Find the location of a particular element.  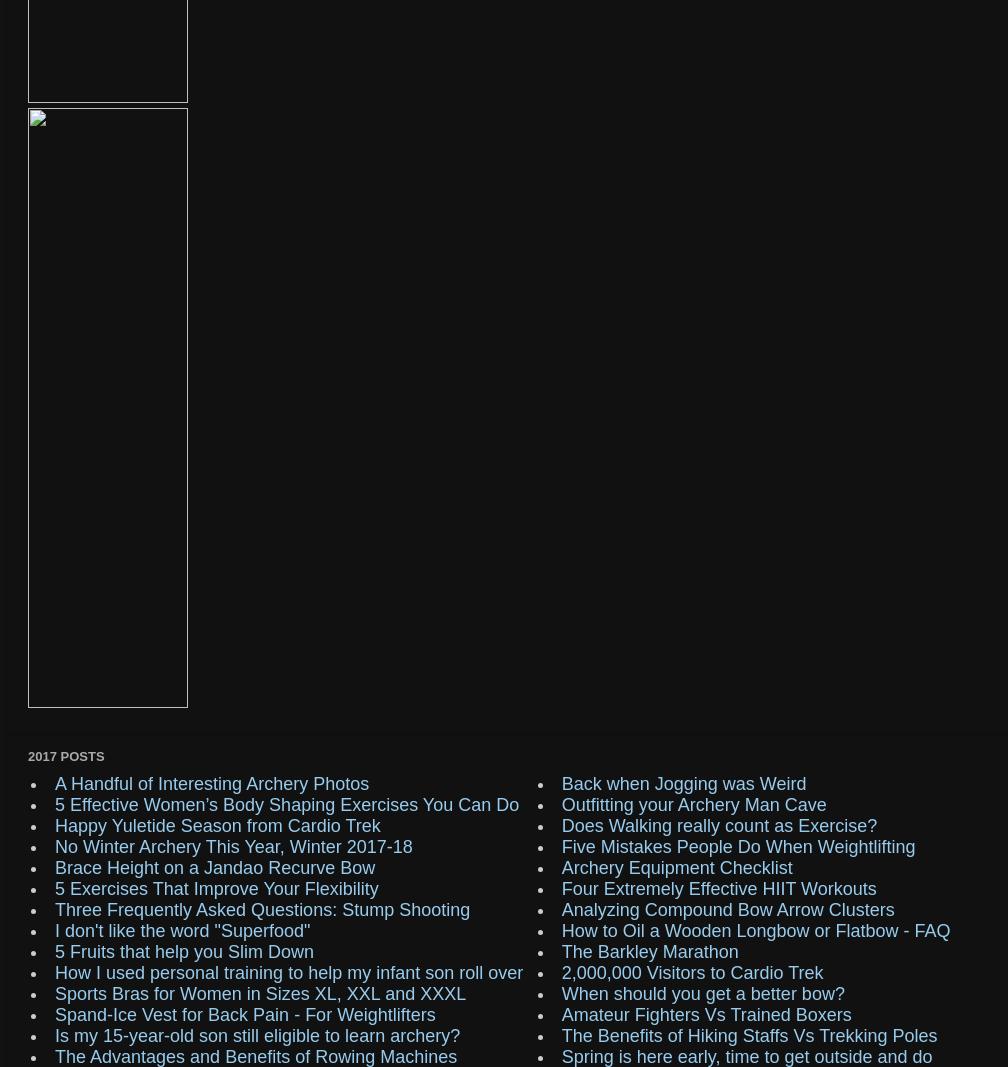

'Archery Equipment Checklist' is located at coordinates (676, 866).